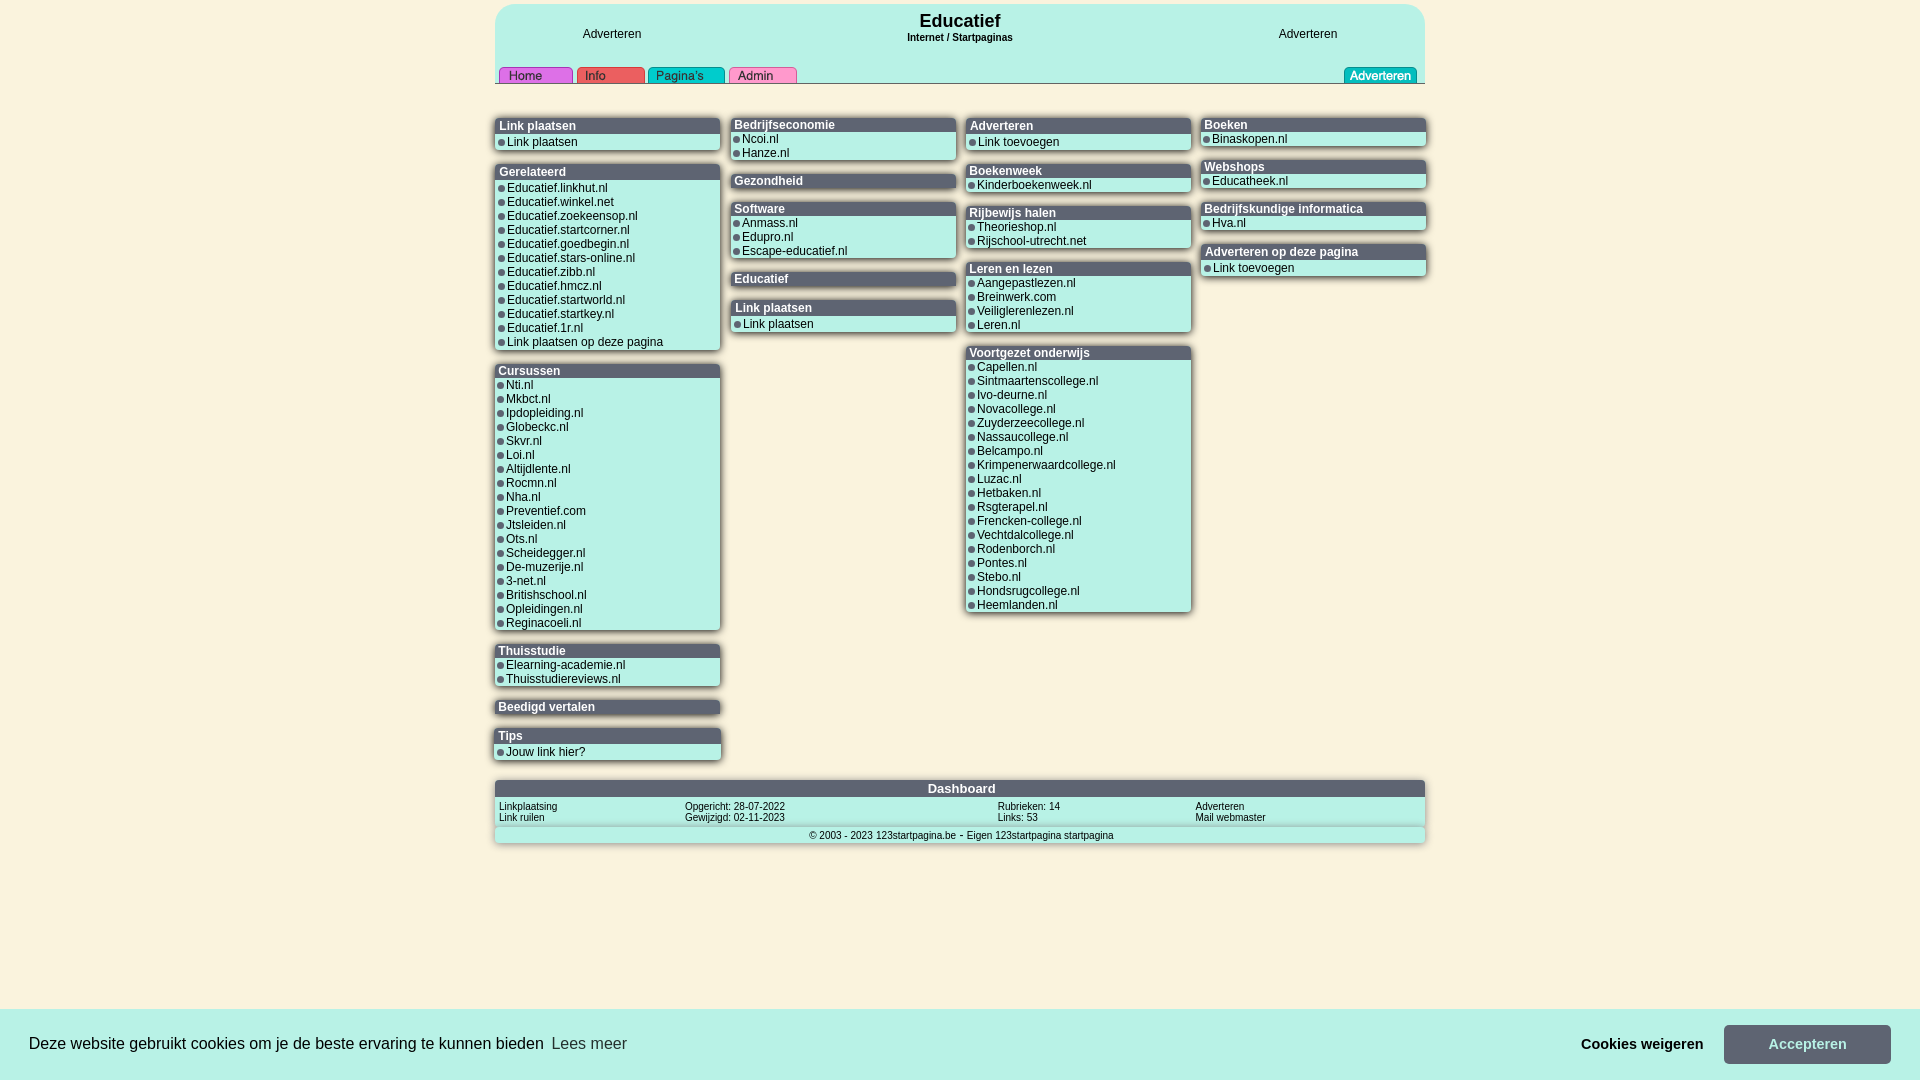  What do you see at coordinates (977, 239) in the screenshot?
I see `'Rijschool-utrecht.net'` at bounding box center [977, 239].